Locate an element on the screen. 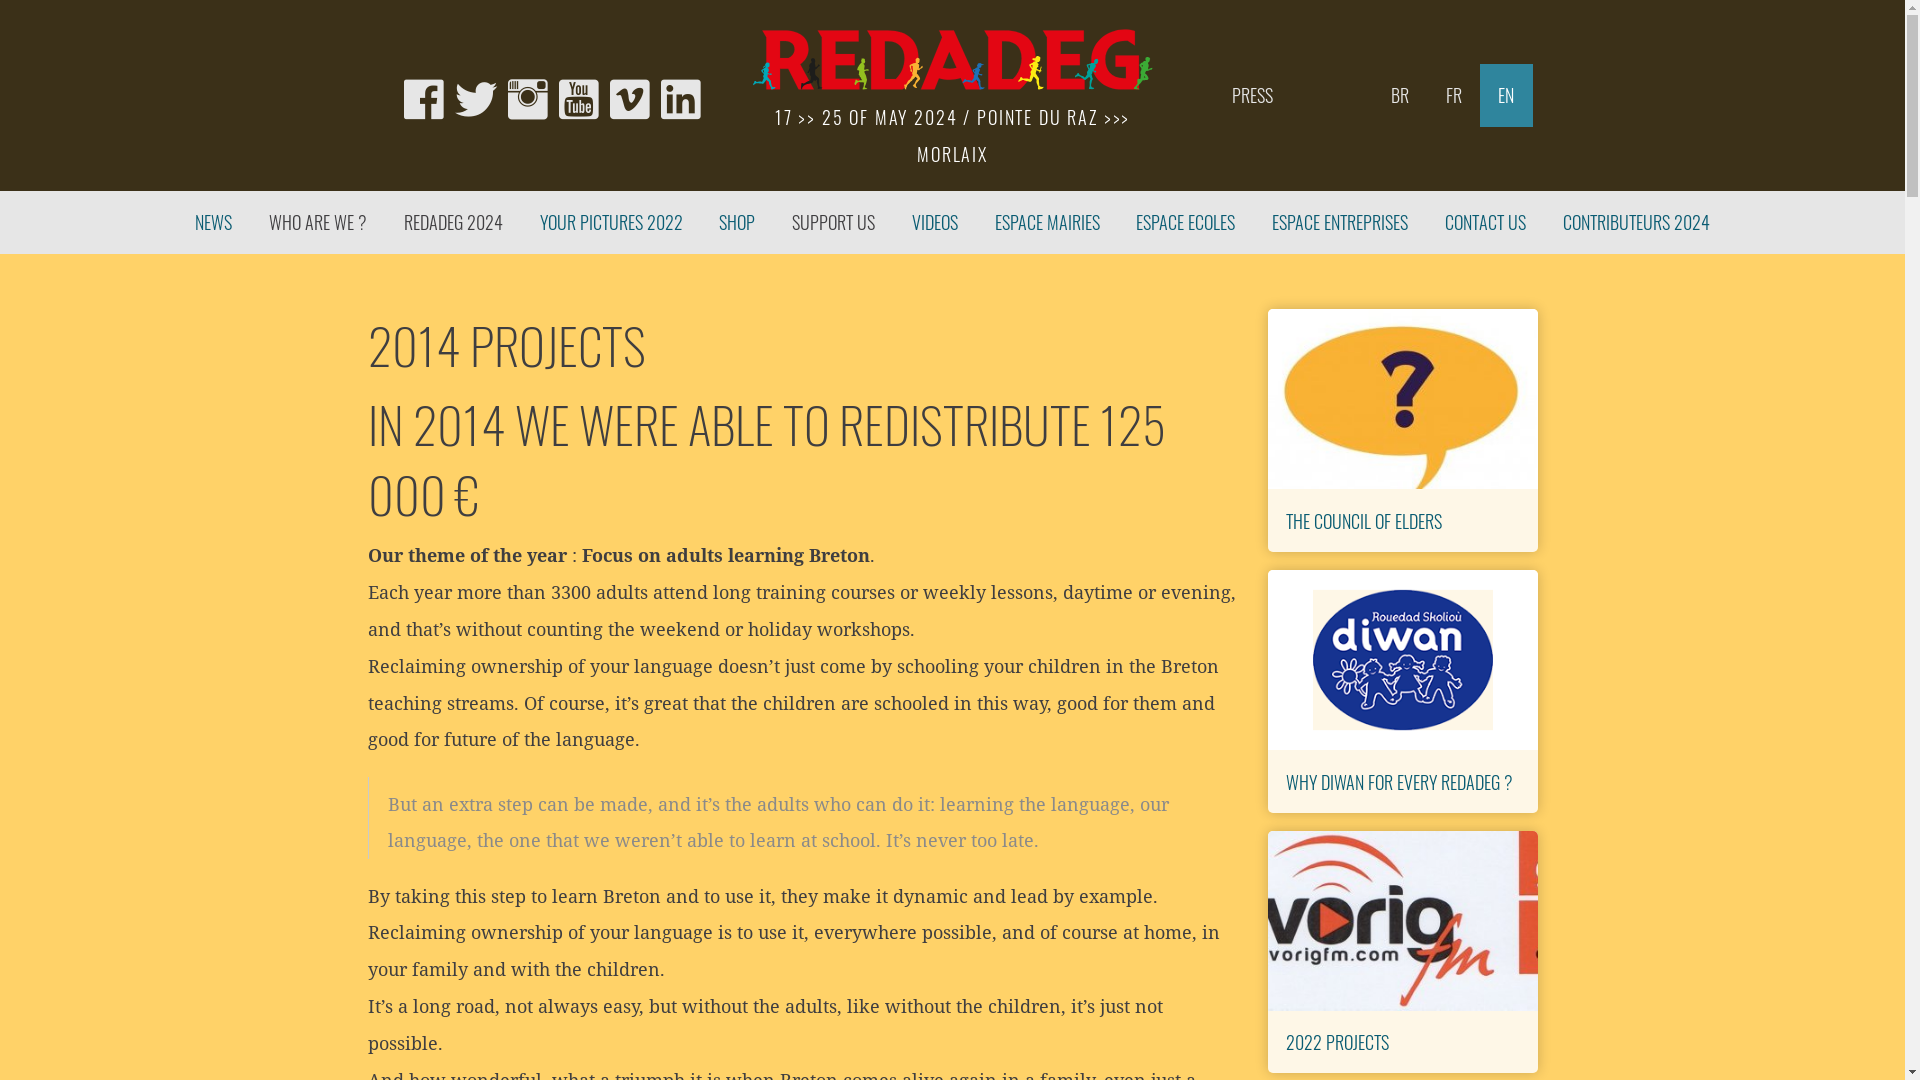 This screenshot has width=1920, height=1080. 'WHY DIWAN FOR EVERY REDADEG ?' is located at coordinates (1398, 779).